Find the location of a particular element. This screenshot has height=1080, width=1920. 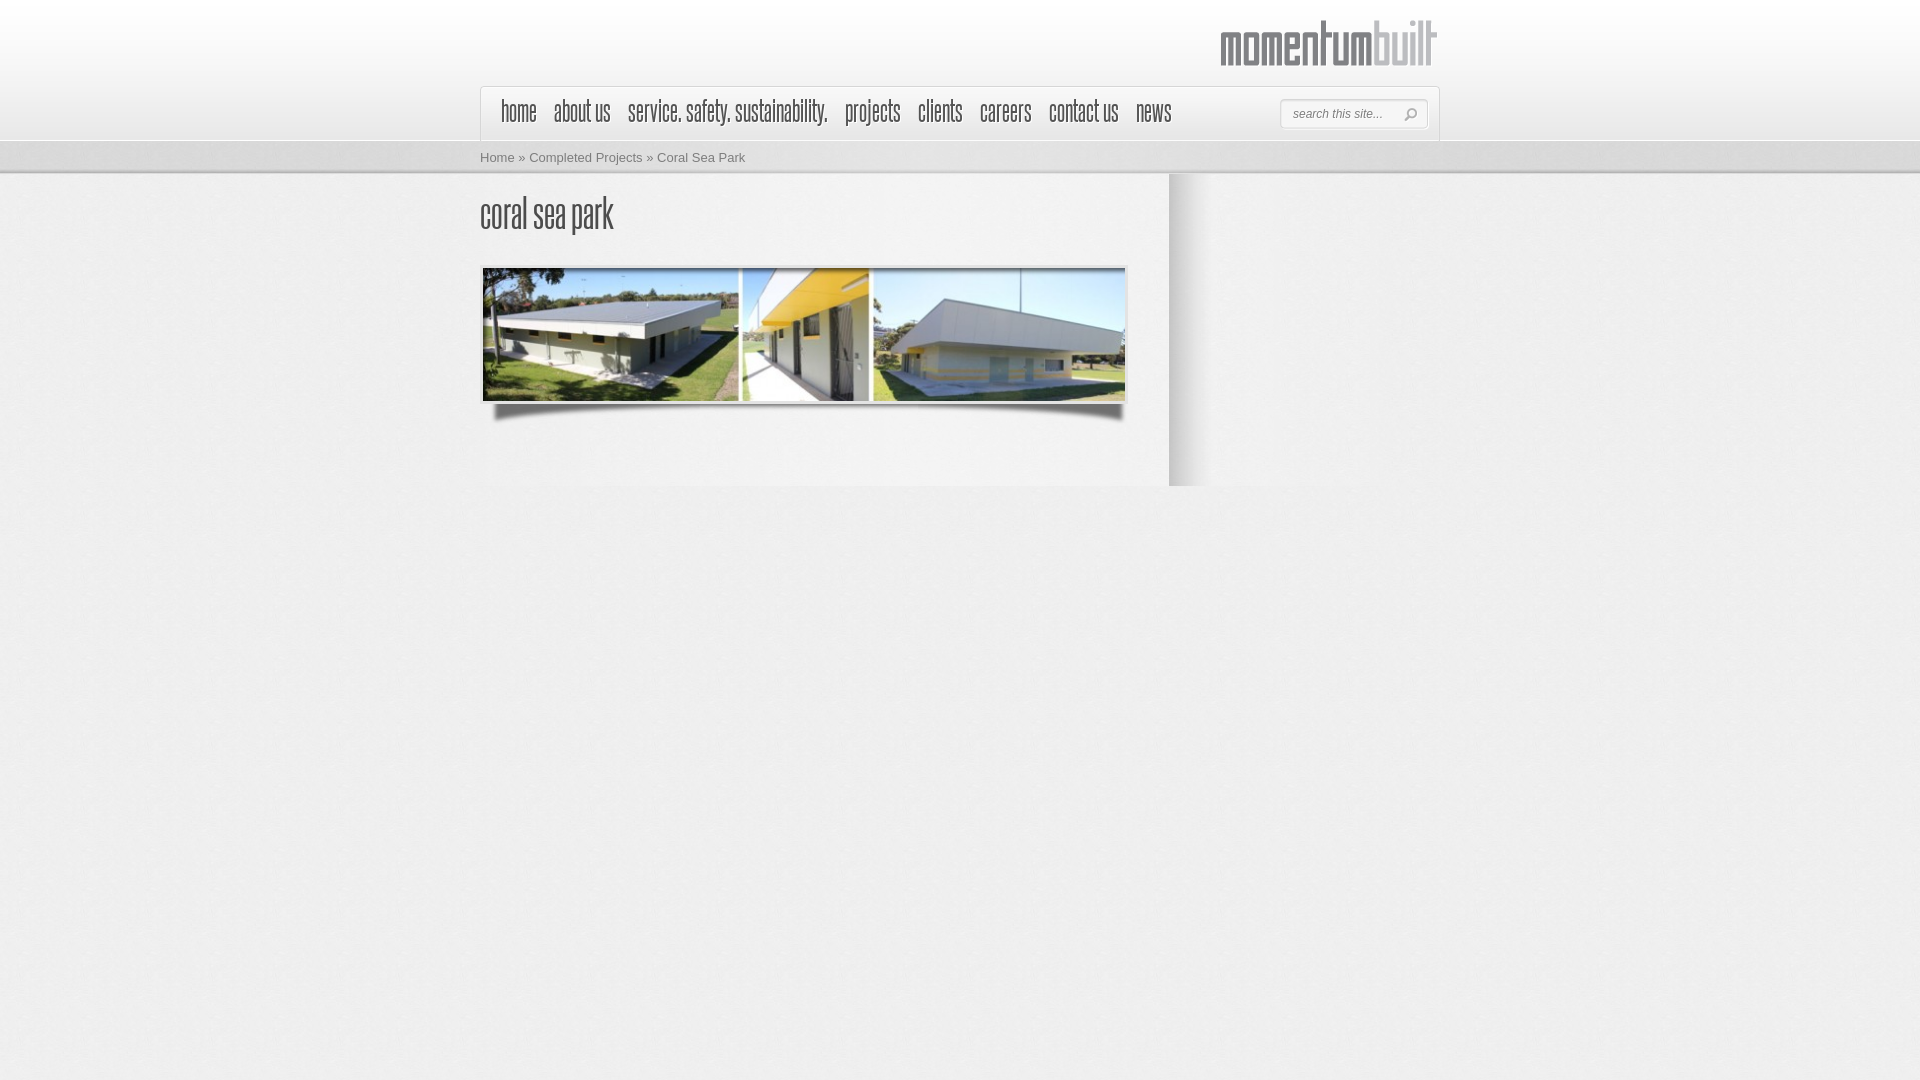

'Home' is located at coordinates (497, 156).